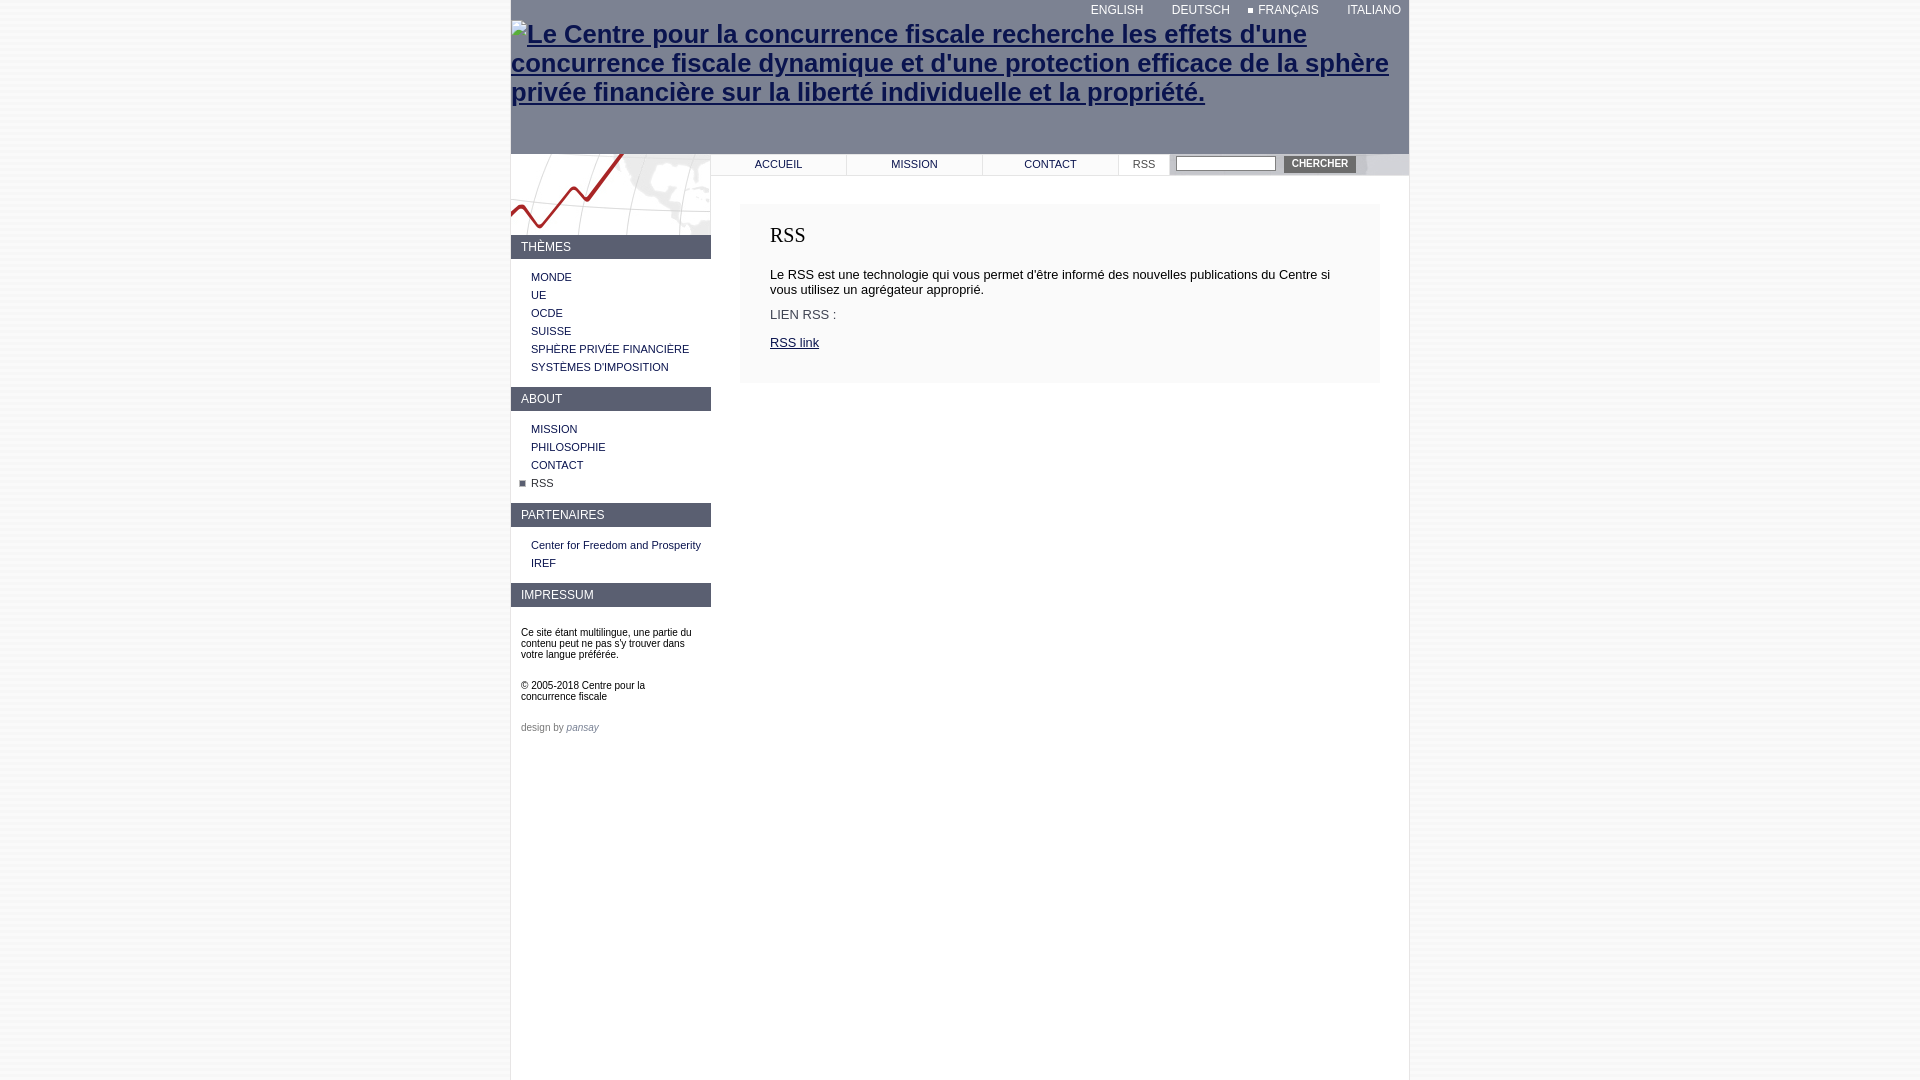 The width and height of the screenshot is (1920, 1080). Describe the element at coordinates (983, 164) in the screenshot. I see `'CONTACT'` at that location.